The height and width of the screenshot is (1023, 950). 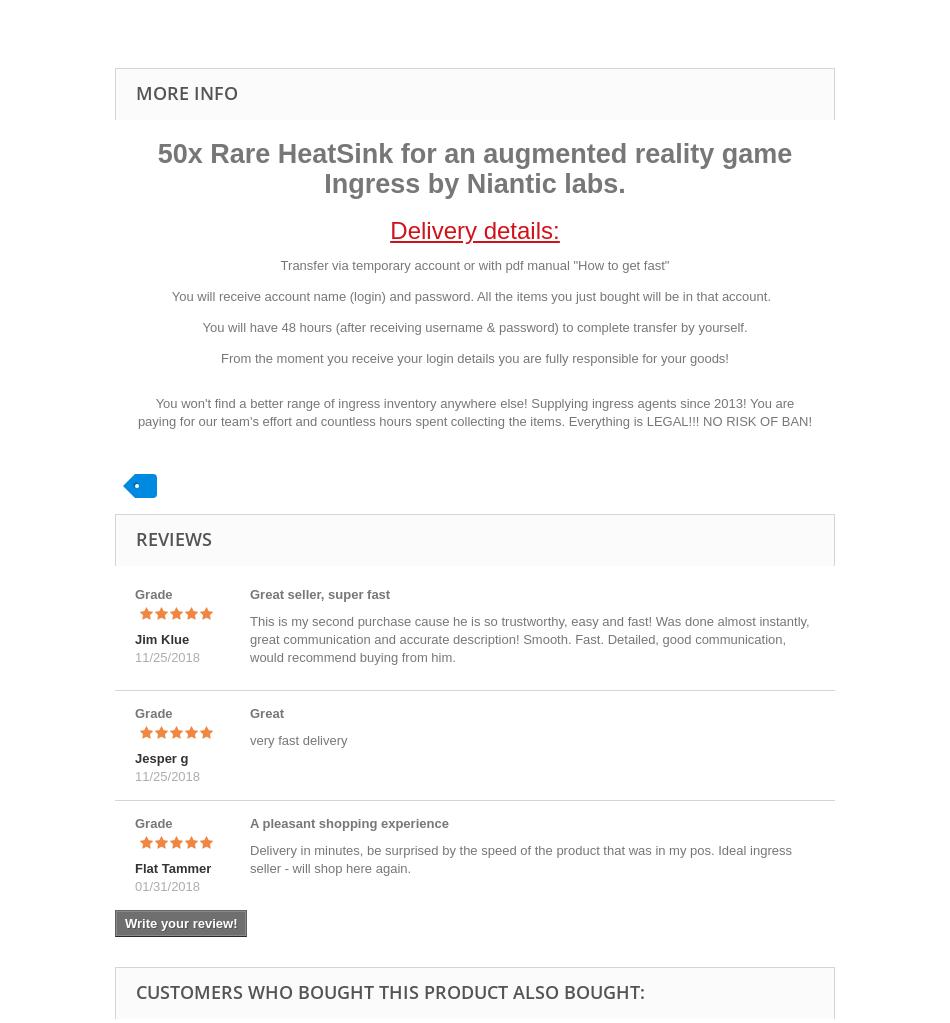 What do you see at coordinates (265, 713) in the screenshot?
I see `'Great'` at bounding box center [265, 713].